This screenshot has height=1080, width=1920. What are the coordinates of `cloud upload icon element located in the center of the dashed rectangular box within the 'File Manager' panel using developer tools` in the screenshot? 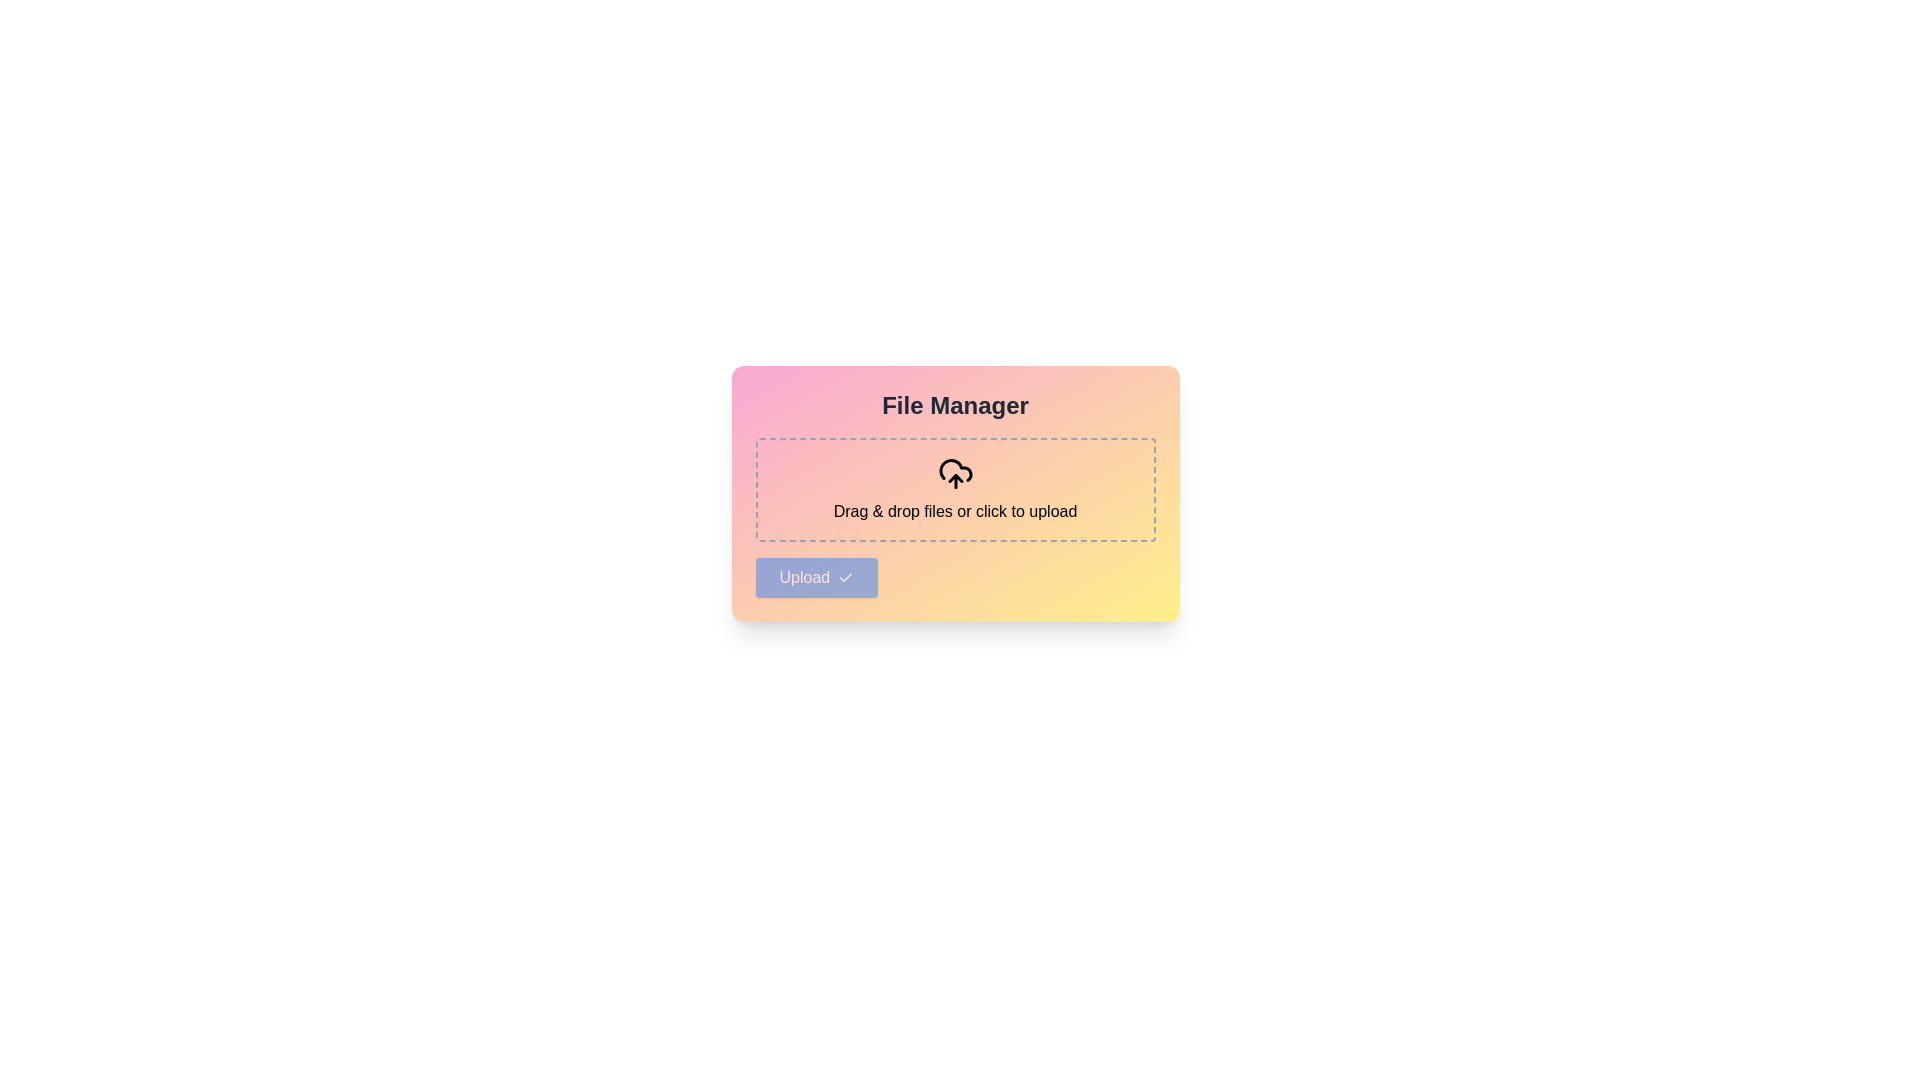 It's located at (954, 474).